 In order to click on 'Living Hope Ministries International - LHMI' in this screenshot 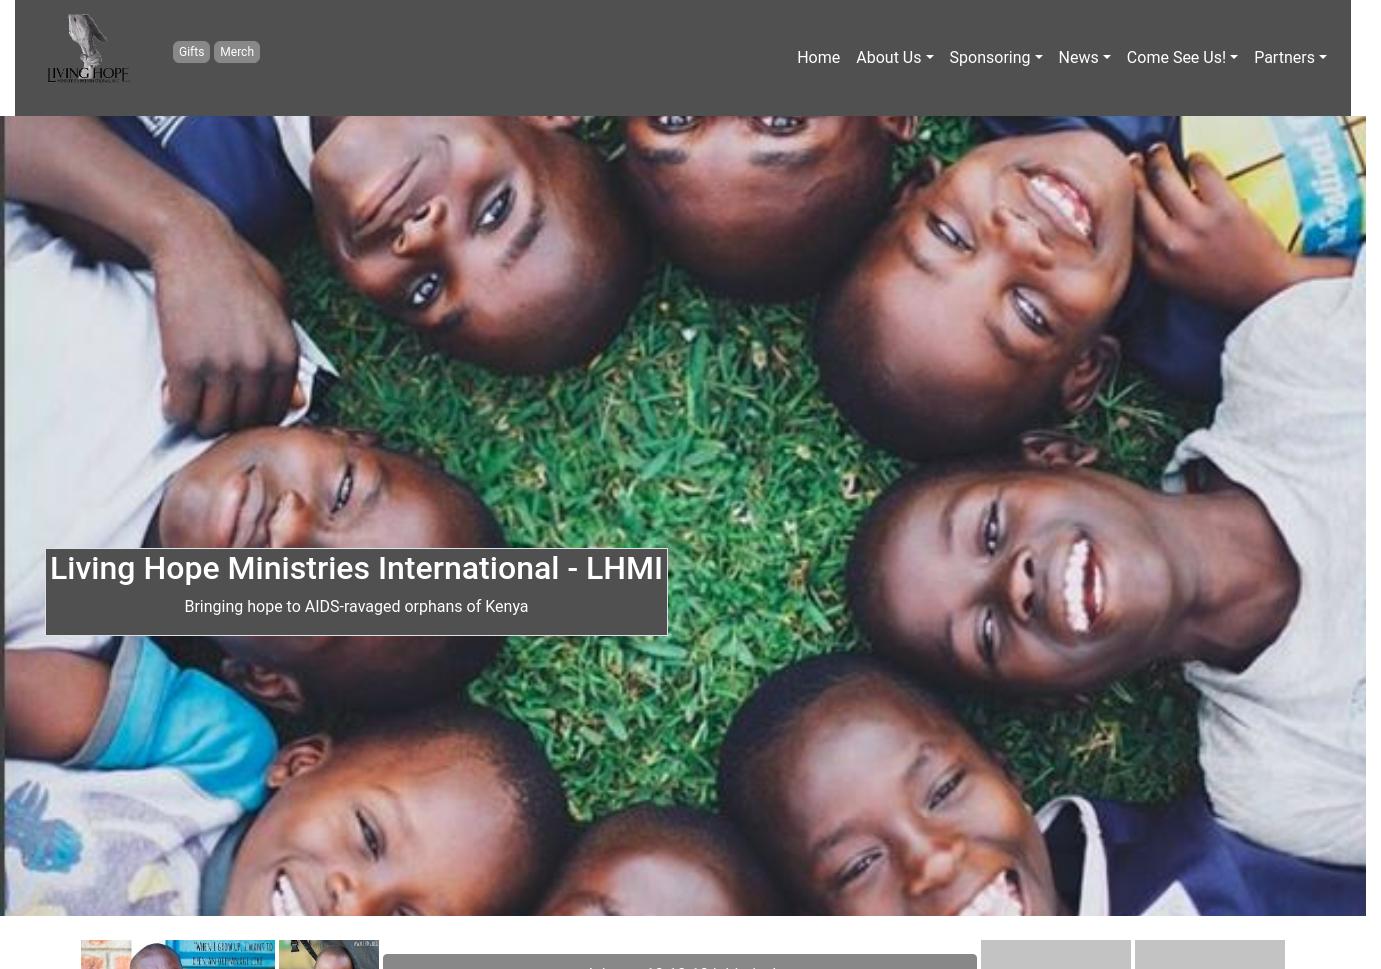, I will do `click(48, 568)`.